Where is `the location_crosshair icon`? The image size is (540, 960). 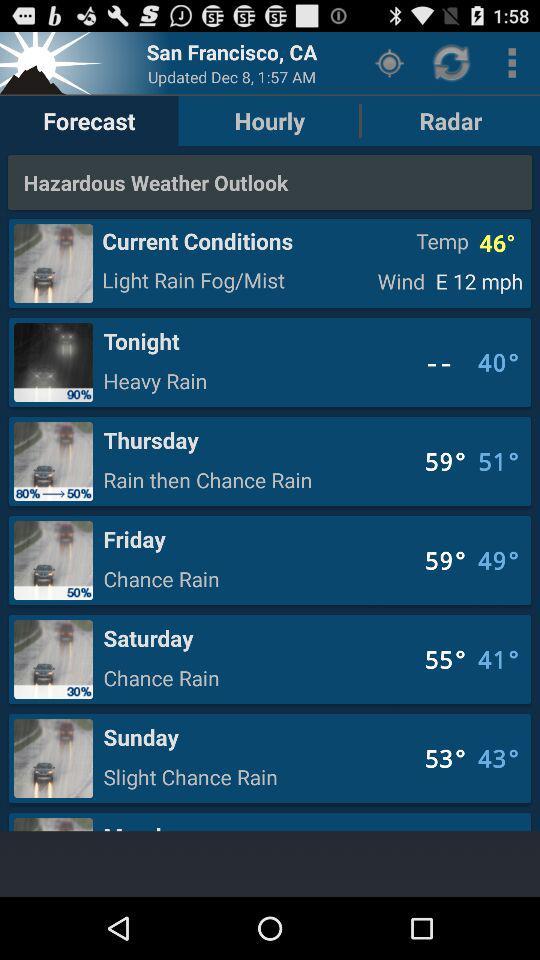
the location_crosshair icon is located at coordinates (389, 67).